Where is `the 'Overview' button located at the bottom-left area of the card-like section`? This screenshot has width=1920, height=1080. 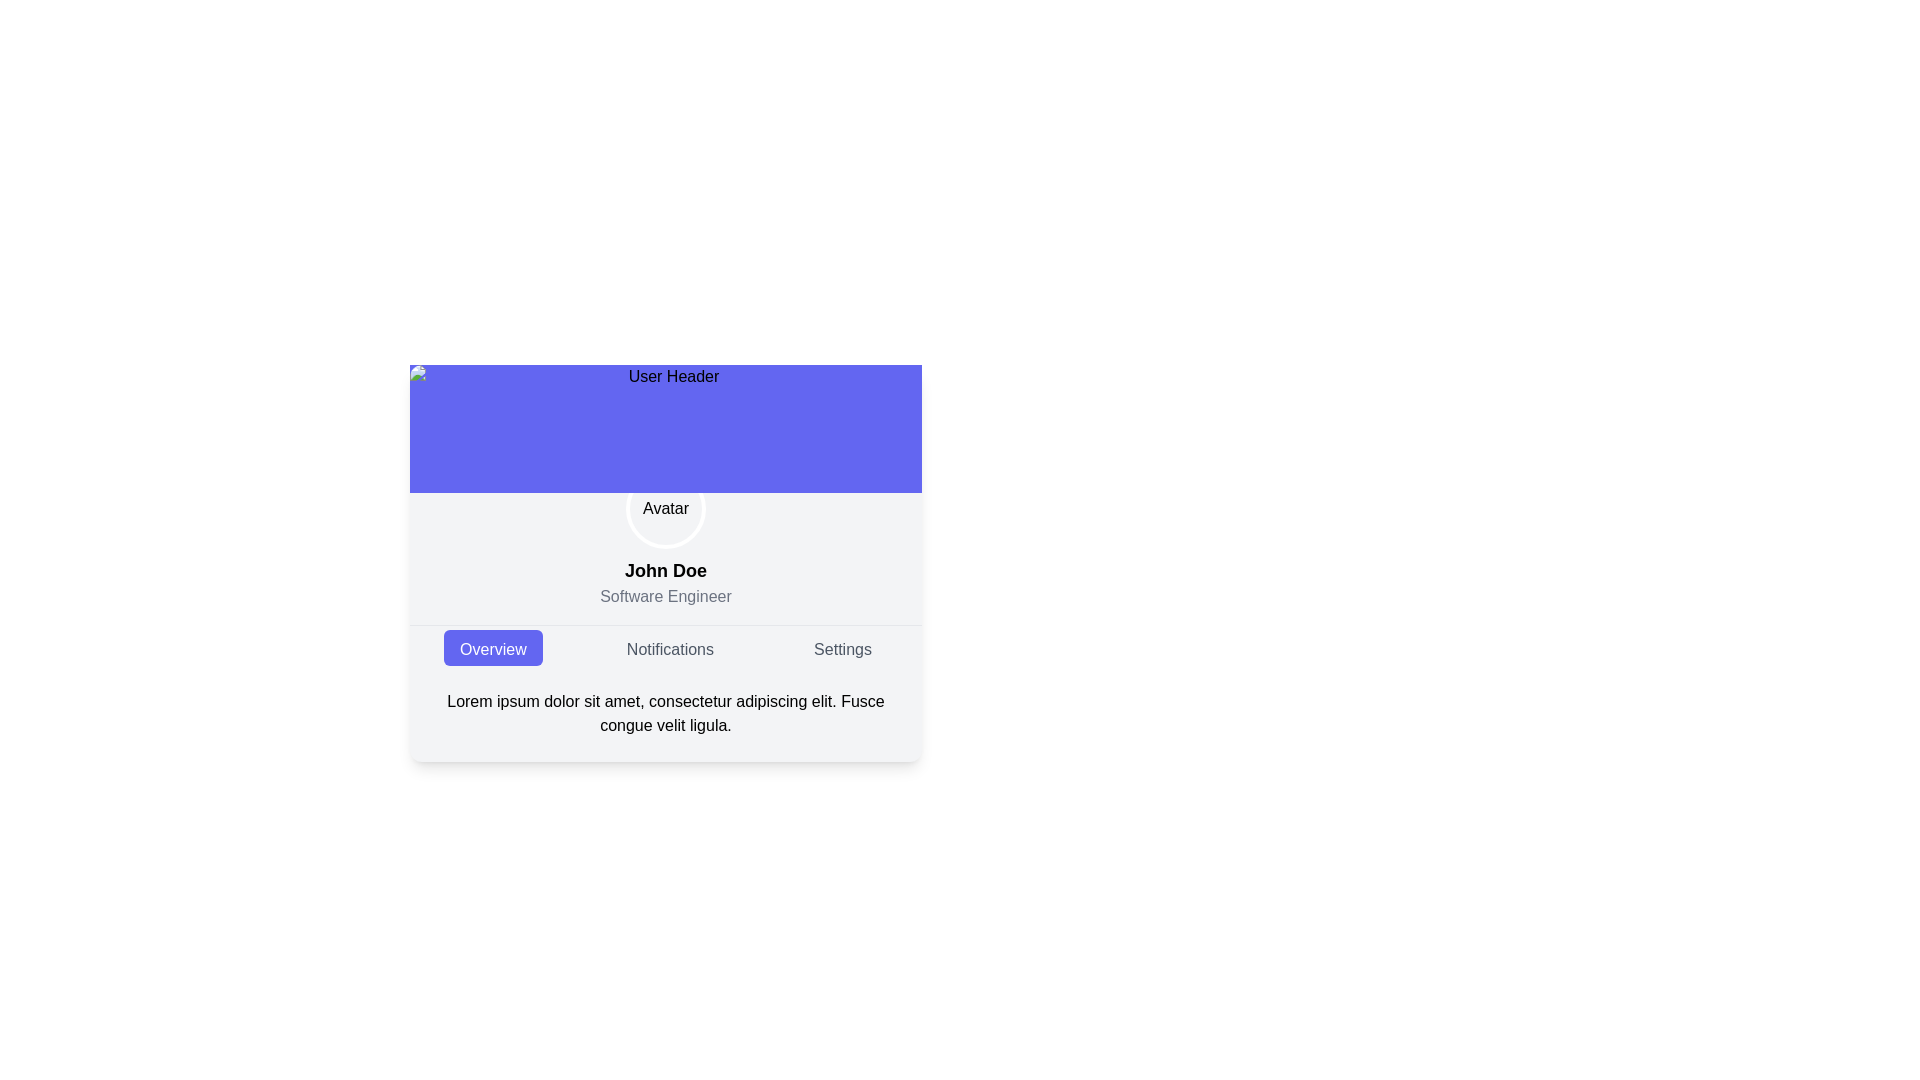
the 'Overview' button located at the bottom-left area of the card-like section is located at coordinates (493, 648).